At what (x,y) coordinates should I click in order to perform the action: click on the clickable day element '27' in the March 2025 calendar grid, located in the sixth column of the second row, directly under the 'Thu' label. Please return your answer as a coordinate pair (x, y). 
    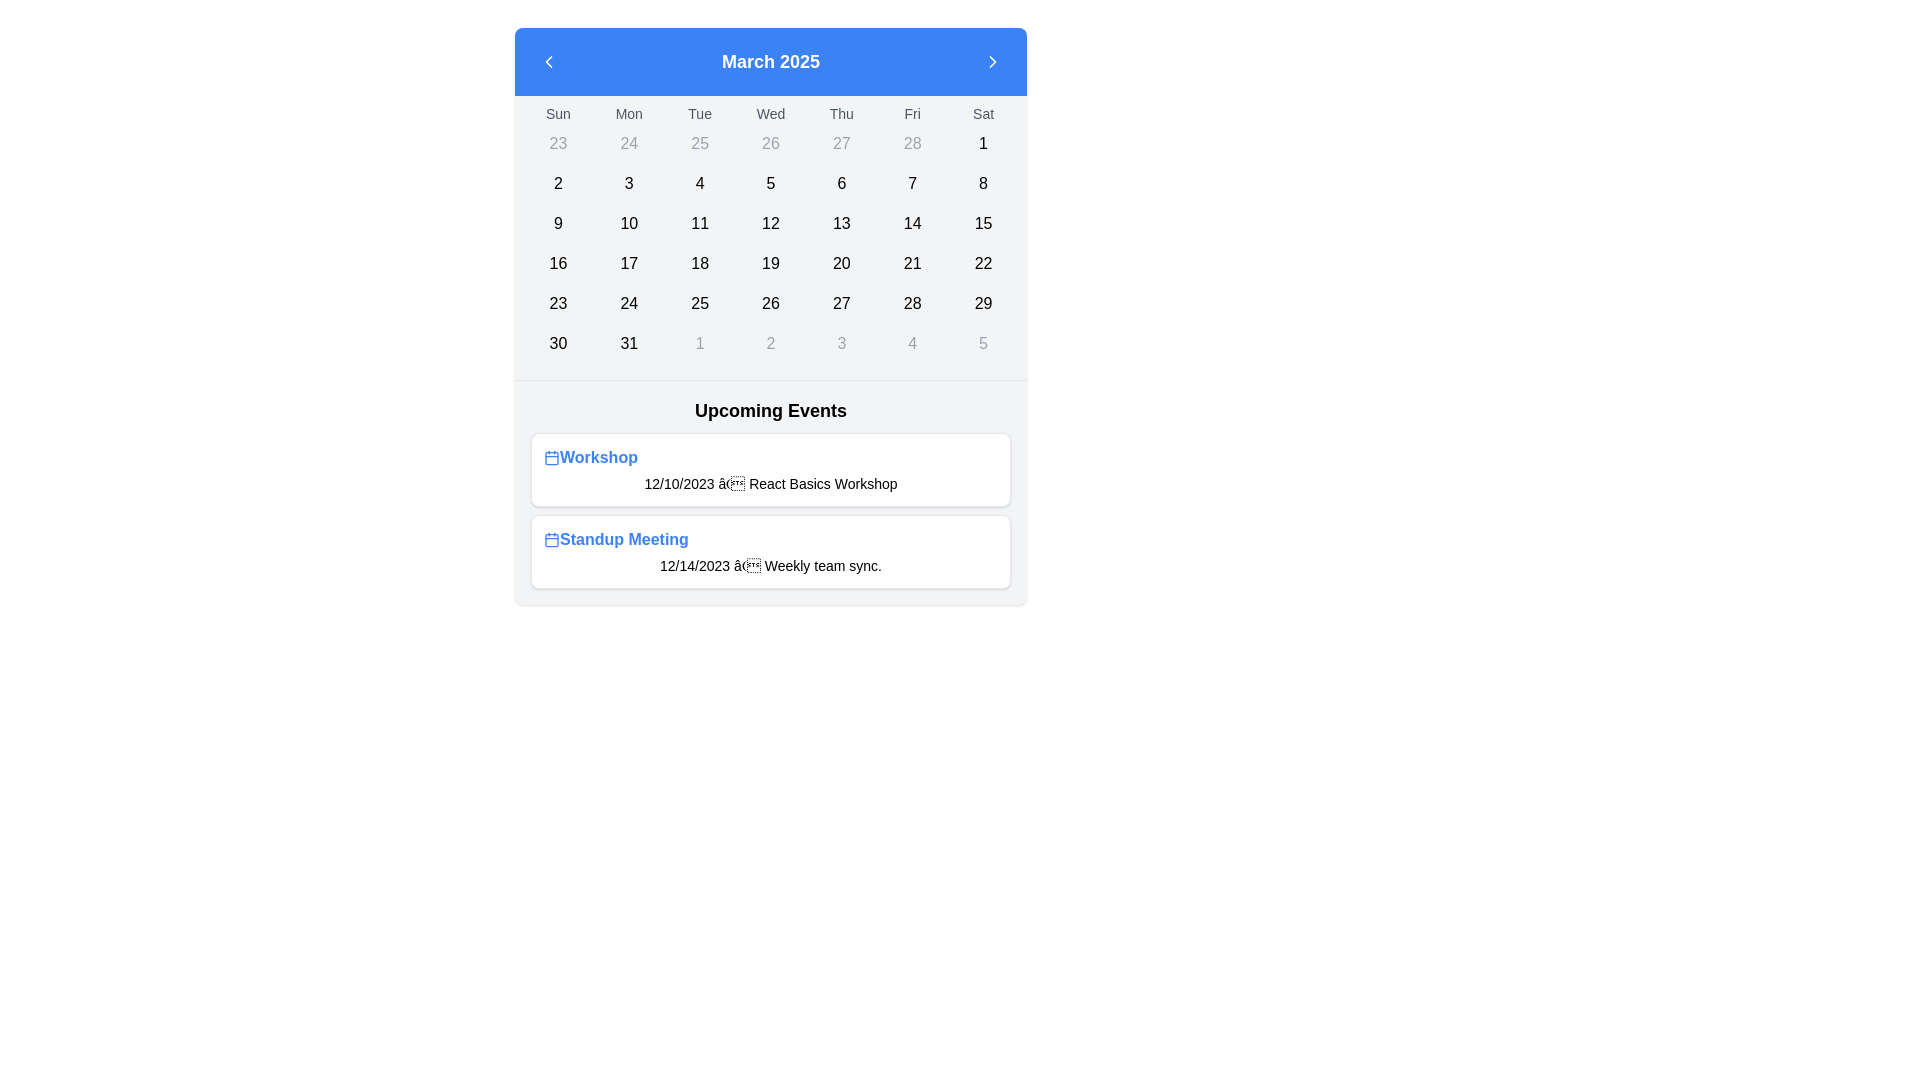
    Looking at the image, I should click on (841, 142).